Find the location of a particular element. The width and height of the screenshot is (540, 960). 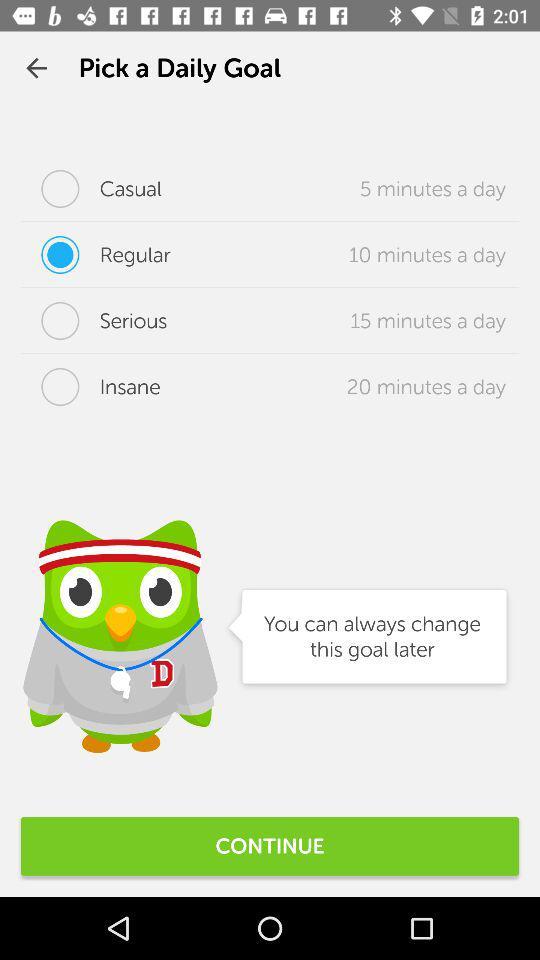

icon to the left of the 10 minutes a item is located at coordinates (94, 253).